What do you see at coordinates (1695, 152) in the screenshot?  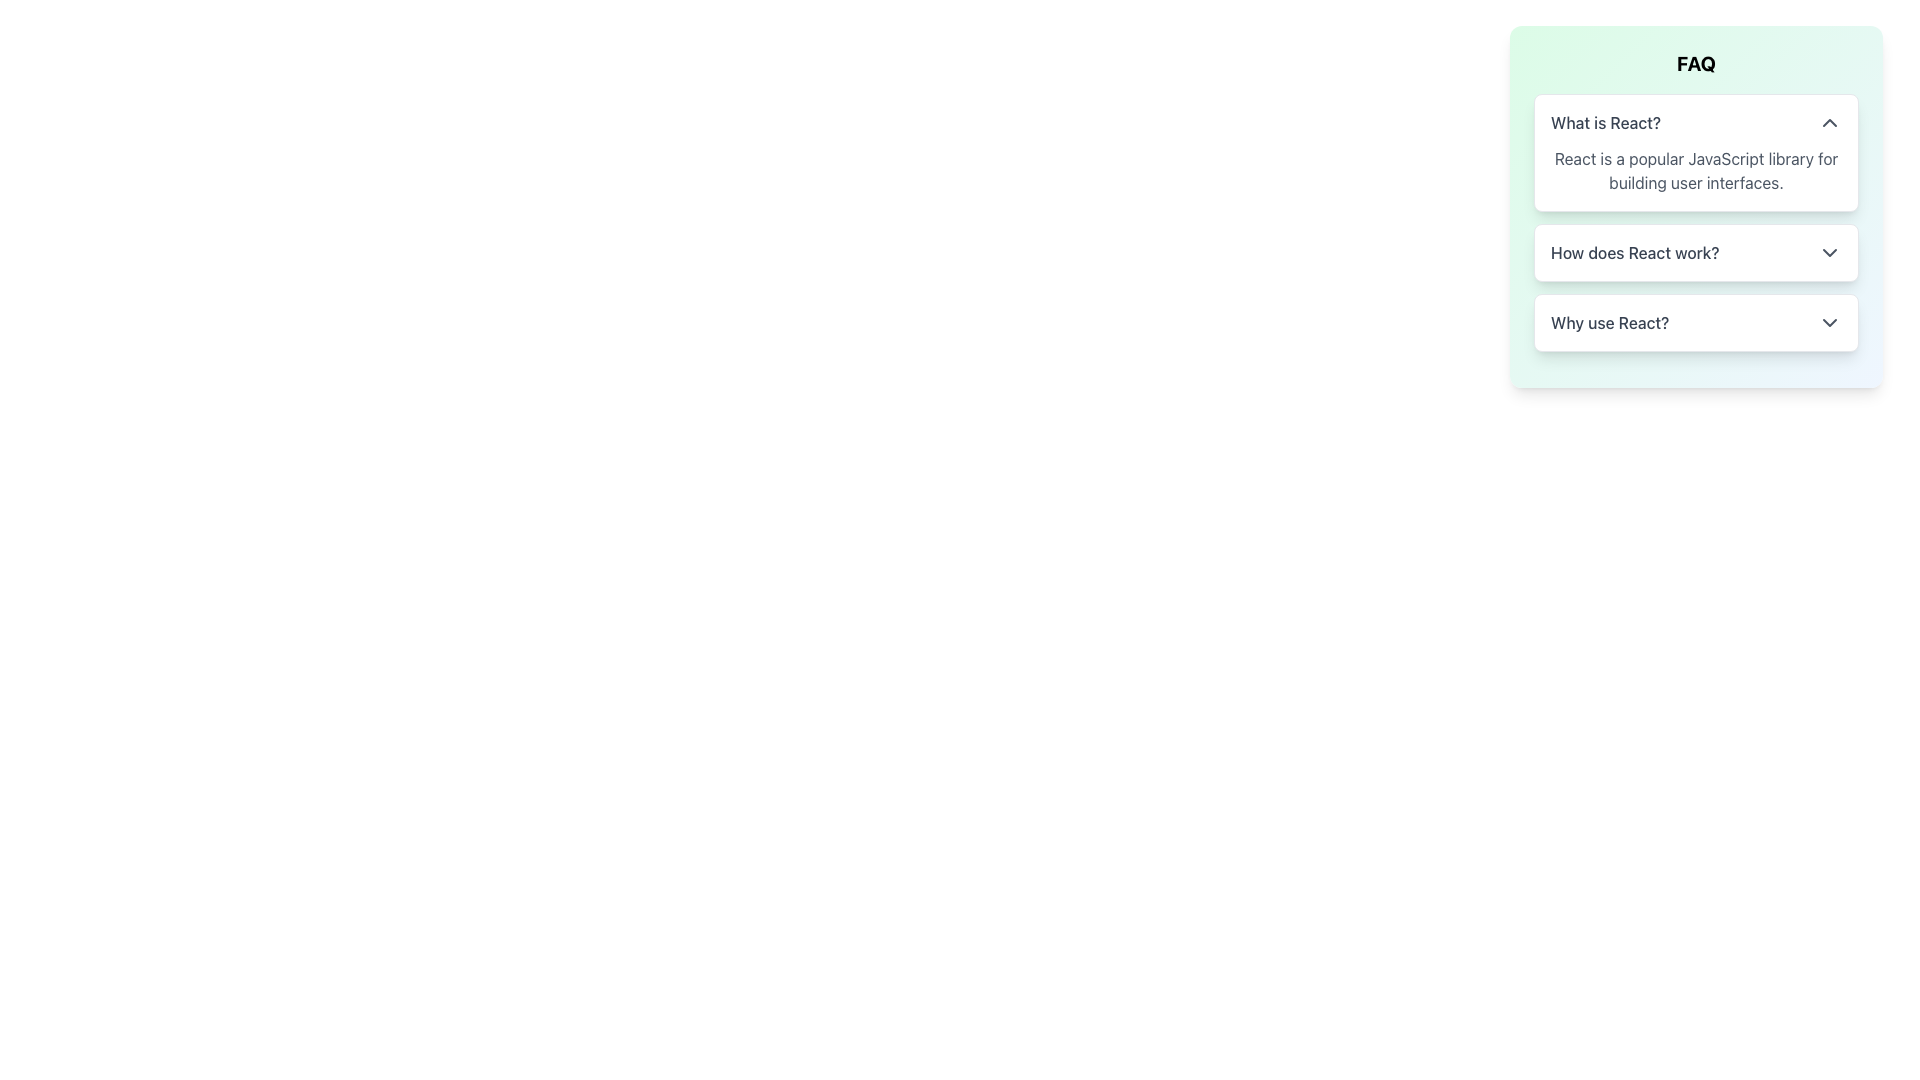 I see `the chevron icon of the first FAQ item under the 'FAQ' section` at bounding box center [1695, 152].